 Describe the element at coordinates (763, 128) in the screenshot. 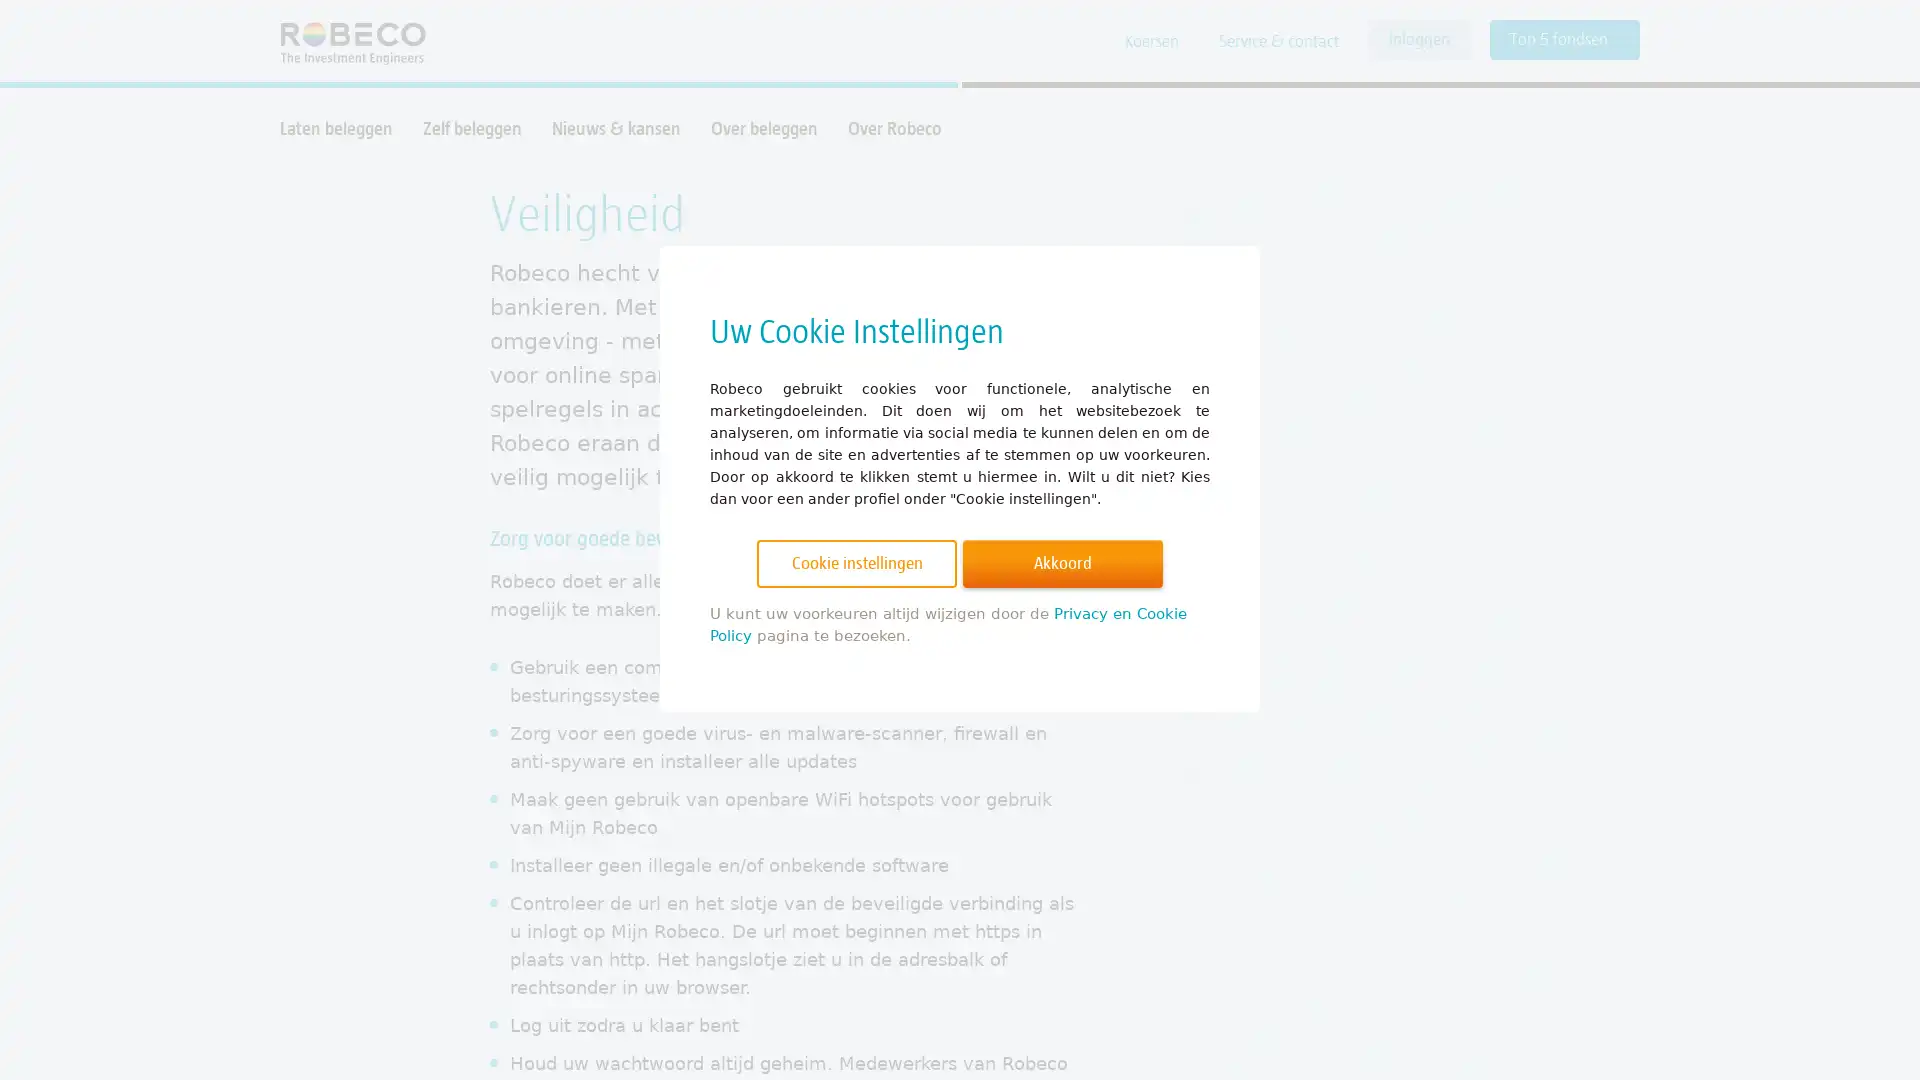

I see `Over beleggen` at that location.